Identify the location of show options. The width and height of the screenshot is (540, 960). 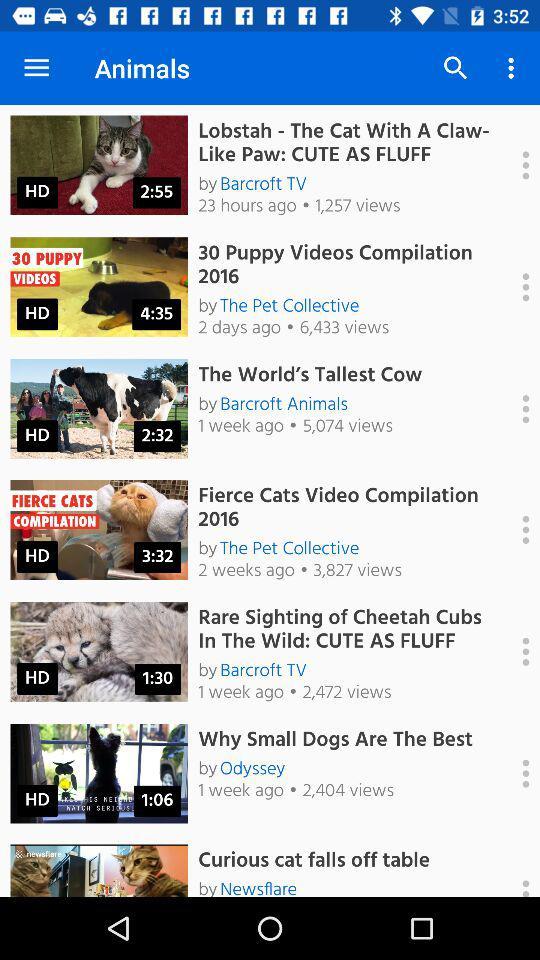
(515, 164).